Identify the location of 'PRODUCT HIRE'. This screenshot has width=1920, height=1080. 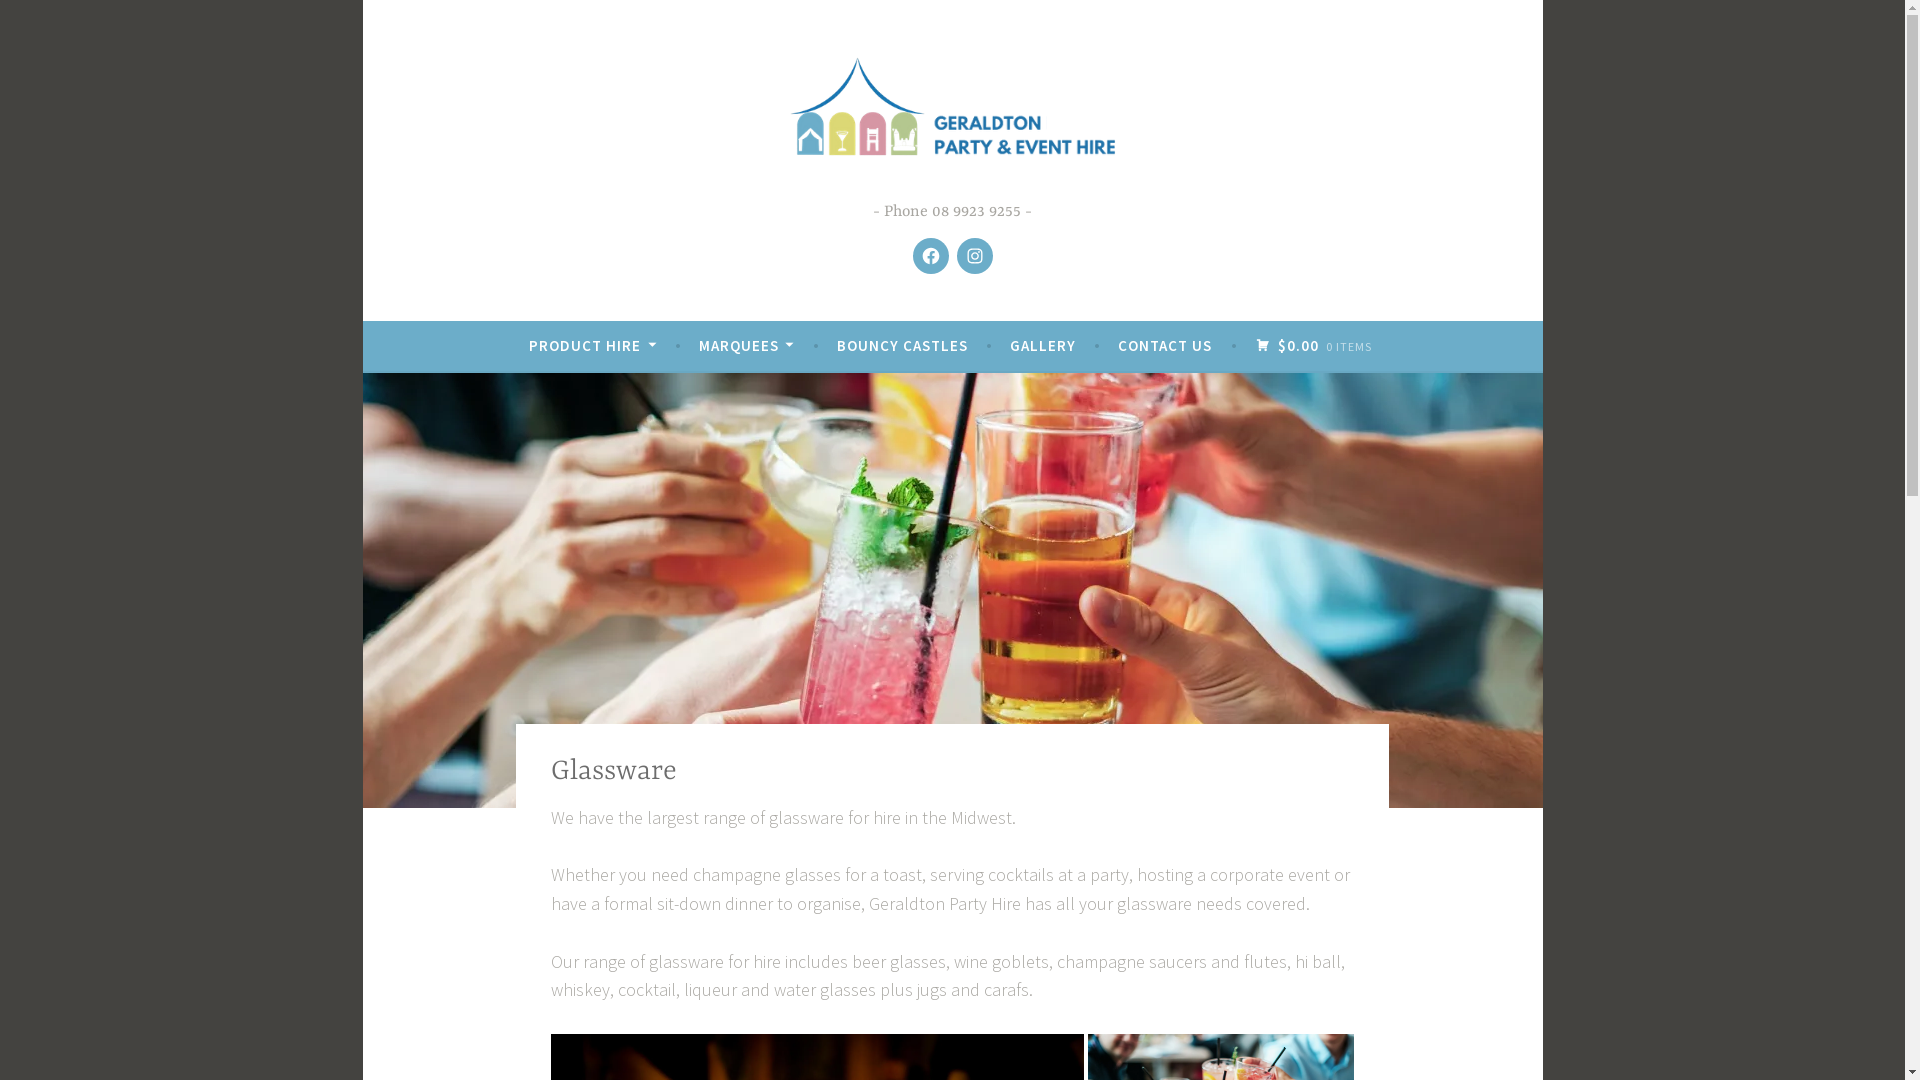
(591, 345).